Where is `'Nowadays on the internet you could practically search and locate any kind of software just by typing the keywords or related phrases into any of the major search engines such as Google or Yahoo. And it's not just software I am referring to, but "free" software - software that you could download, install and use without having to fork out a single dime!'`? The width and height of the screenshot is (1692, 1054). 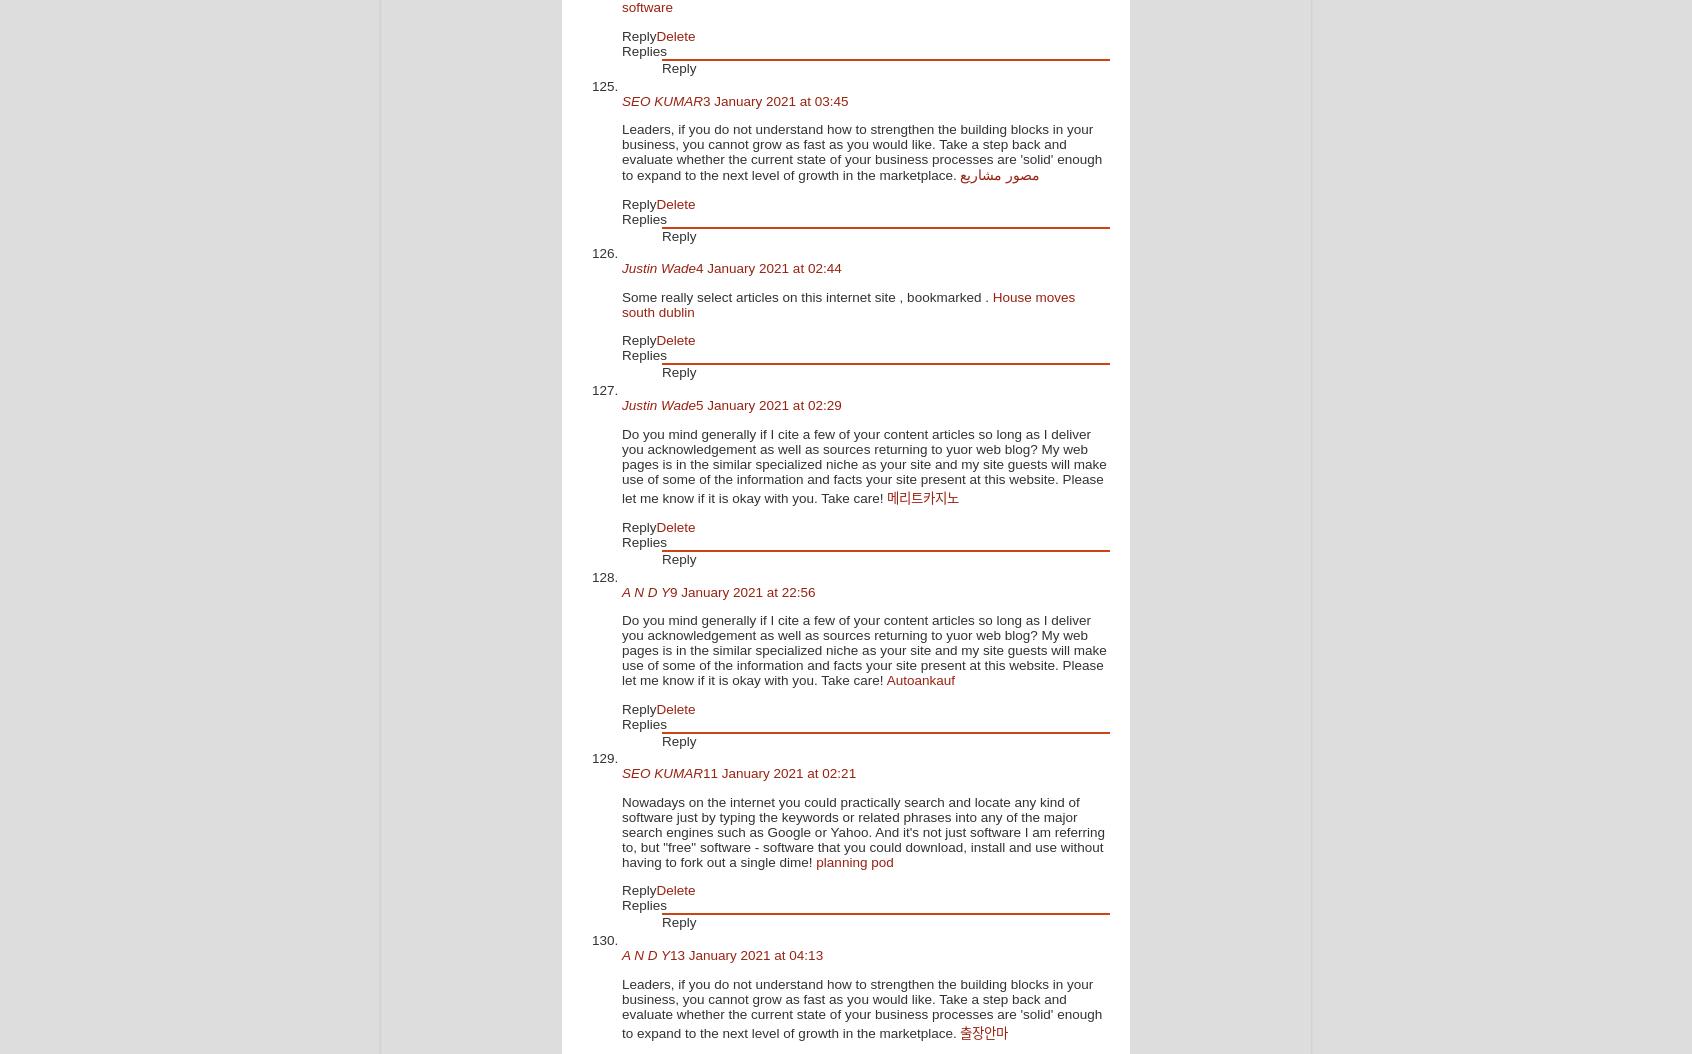
'Nowadays on the internet you could practically search and locate any kind of software just by typing the keywords or related phrases into any of the major search engines such as Google or Yahoo. And it's not just software I am referring to, but "free" software - software that you could download, install and use without having to fork out a single dime!' is located at coordinates (862, 830).